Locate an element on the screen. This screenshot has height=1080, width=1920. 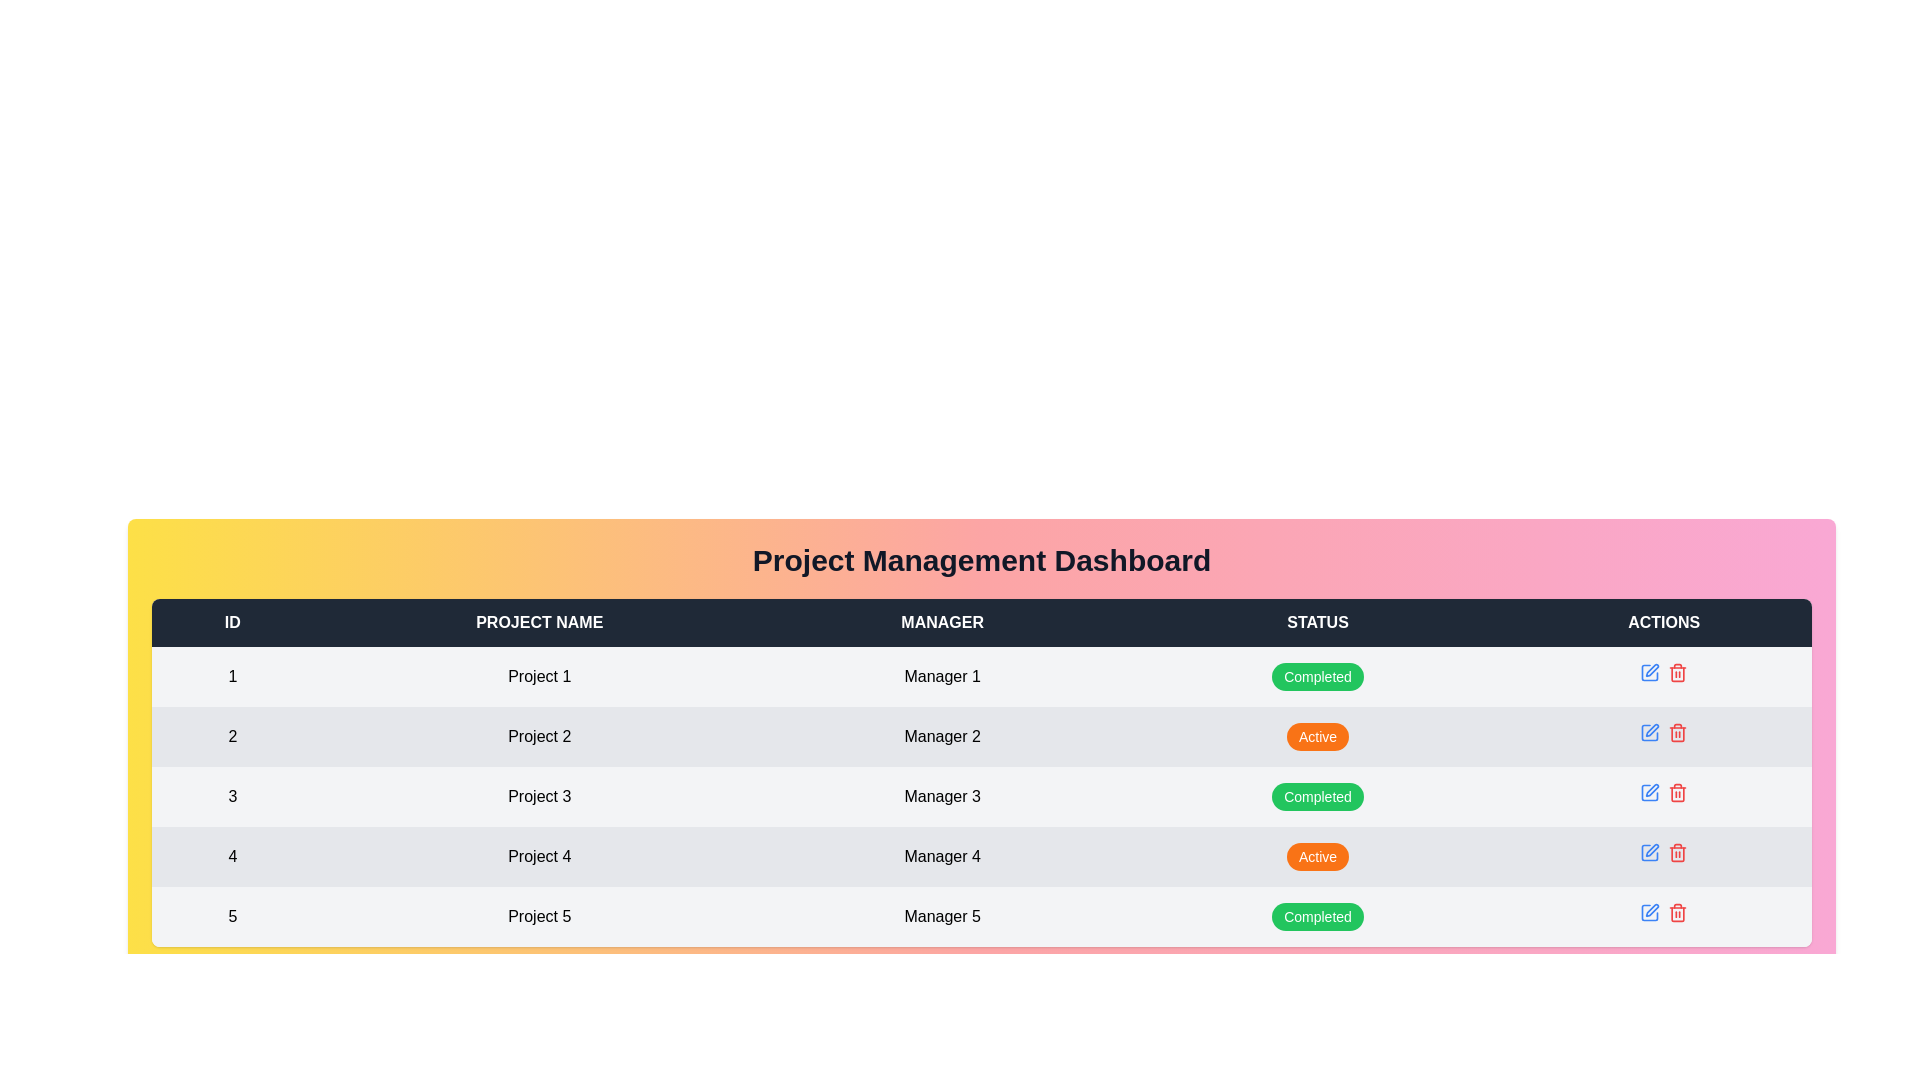
the pencil icon located in the last row of the 'Actions' column is located at coordinates (1652, 910).